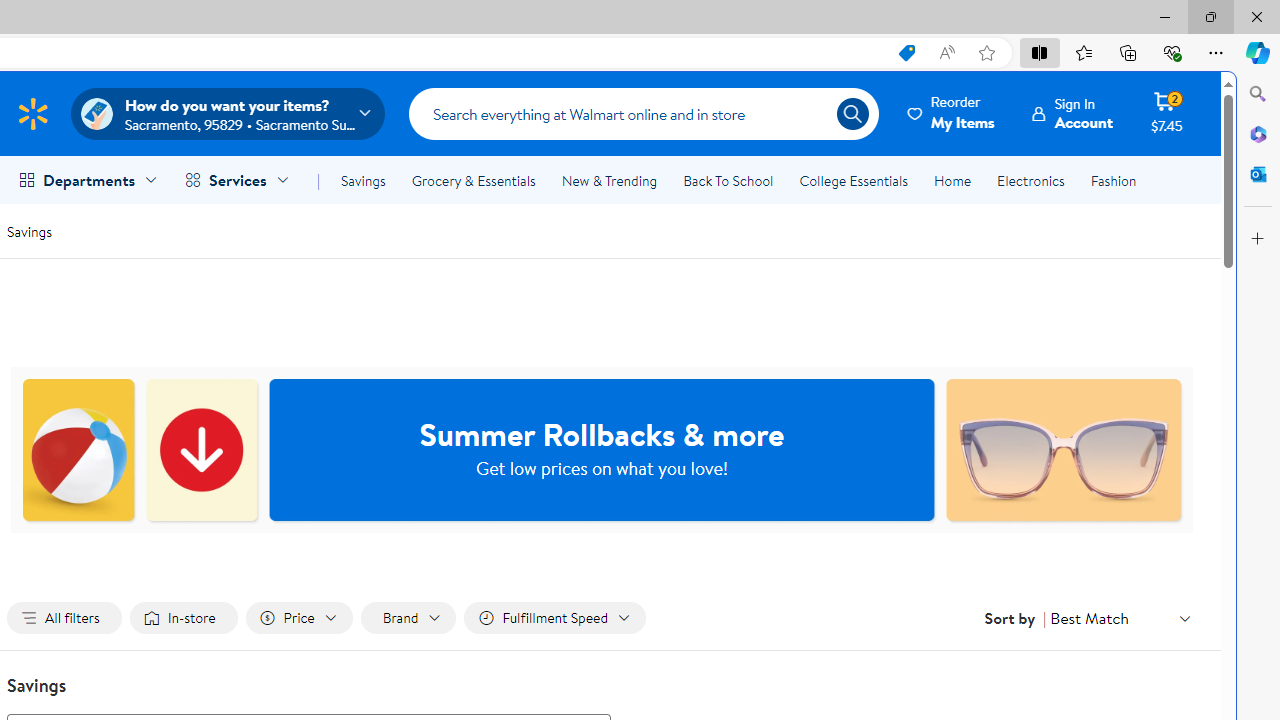 The width and height of the screenshot is (1280, 720). I want to click on 'Class: ld ld-ChevronDown pa0 ml6', so click(1185, 617).